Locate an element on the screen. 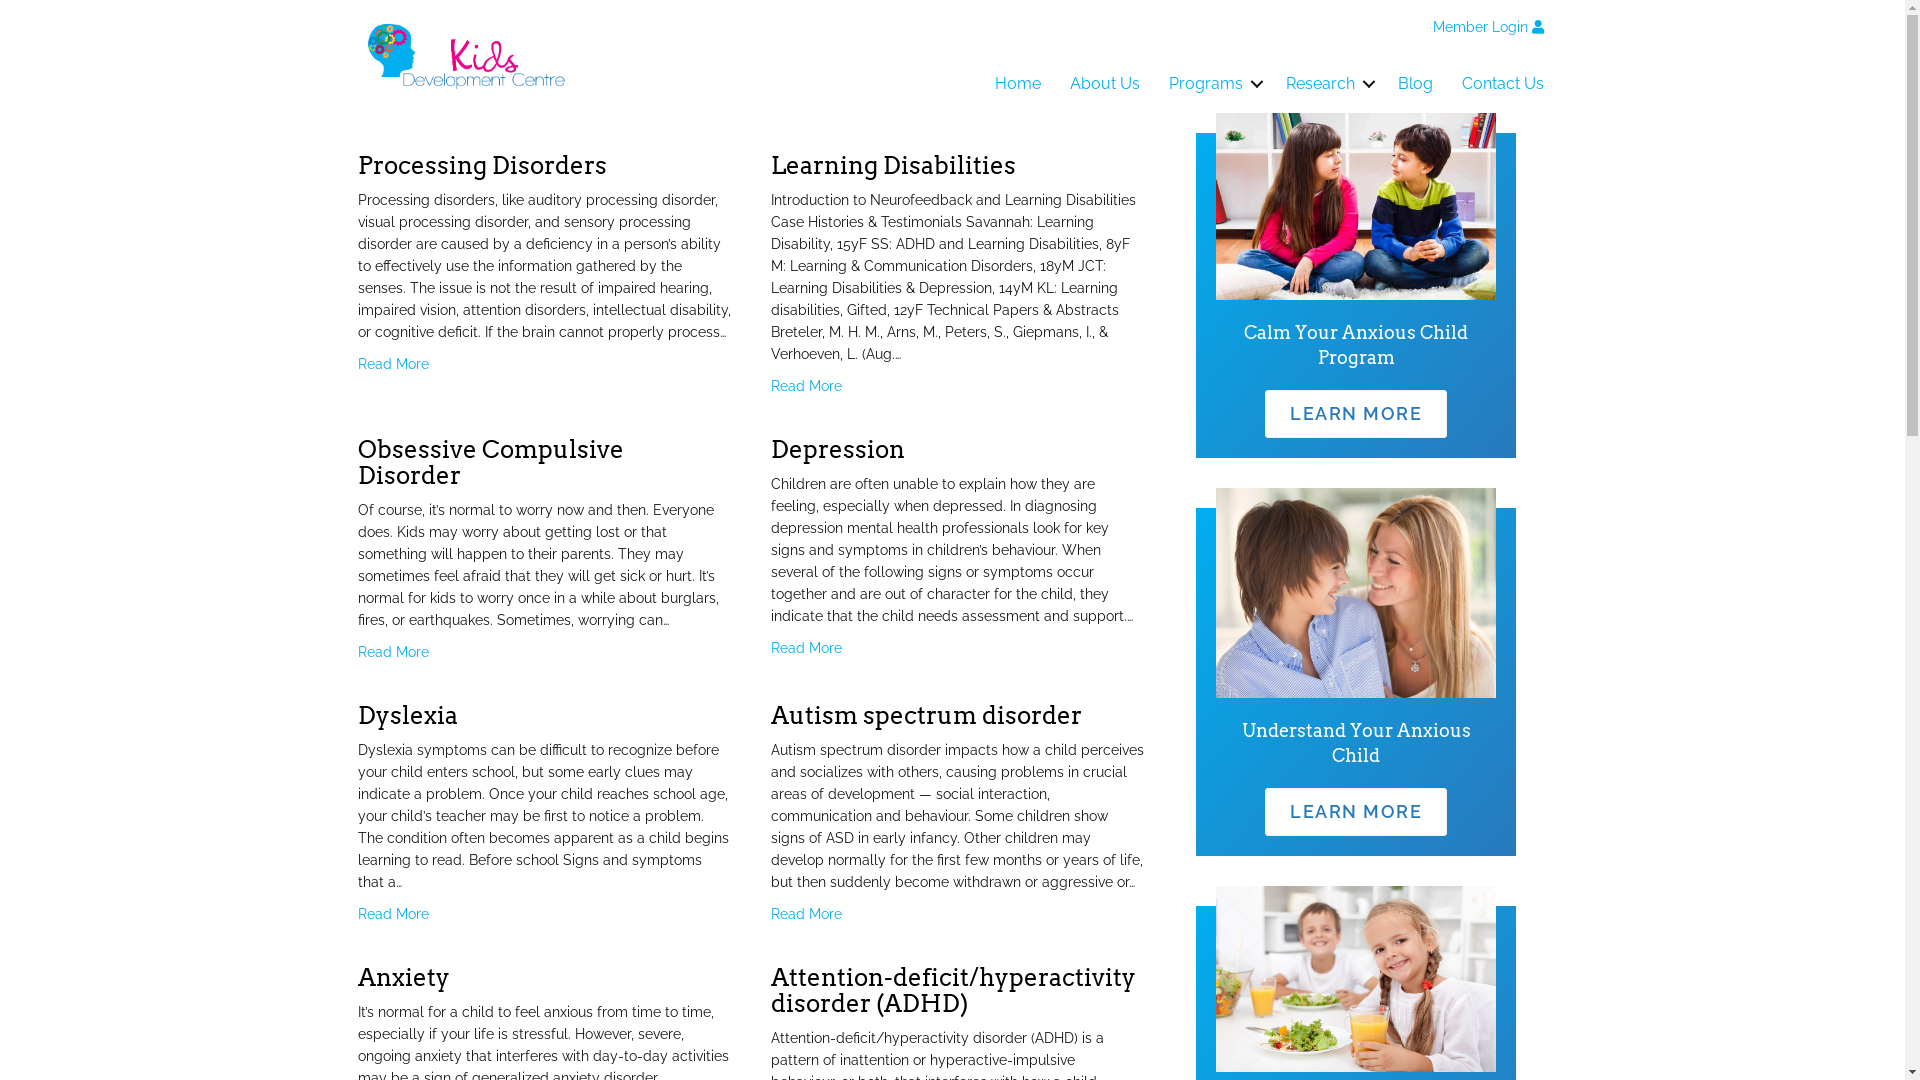 Image resolution: width=1920 pixels, height=1080 pixels. 'Read More' is located at coordinates (358, 914).